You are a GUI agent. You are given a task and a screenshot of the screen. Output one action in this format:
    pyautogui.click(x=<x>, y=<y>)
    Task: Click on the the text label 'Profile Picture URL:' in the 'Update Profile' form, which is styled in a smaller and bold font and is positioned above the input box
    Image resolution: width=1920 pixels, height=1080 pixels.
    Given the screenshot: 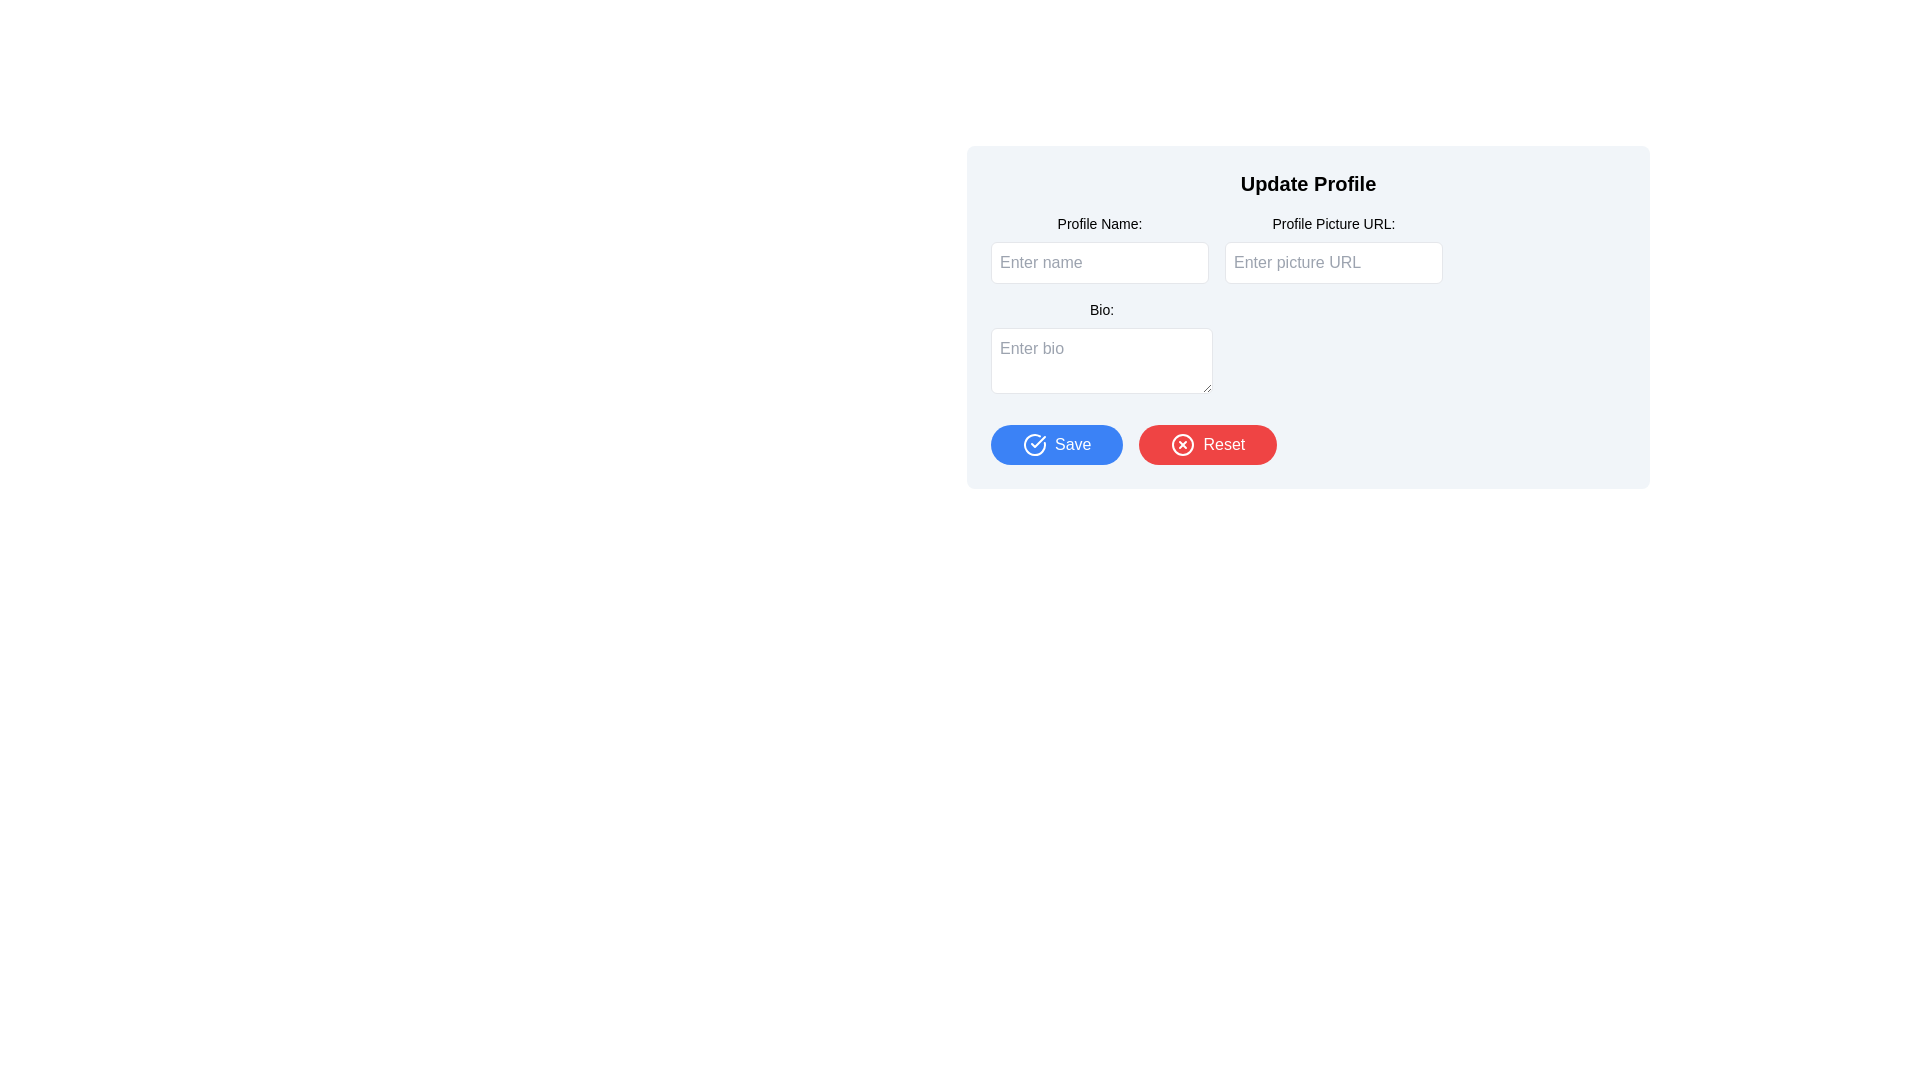 What is the action you would take?
    pyautogui.click(x=1334, y=223)
    